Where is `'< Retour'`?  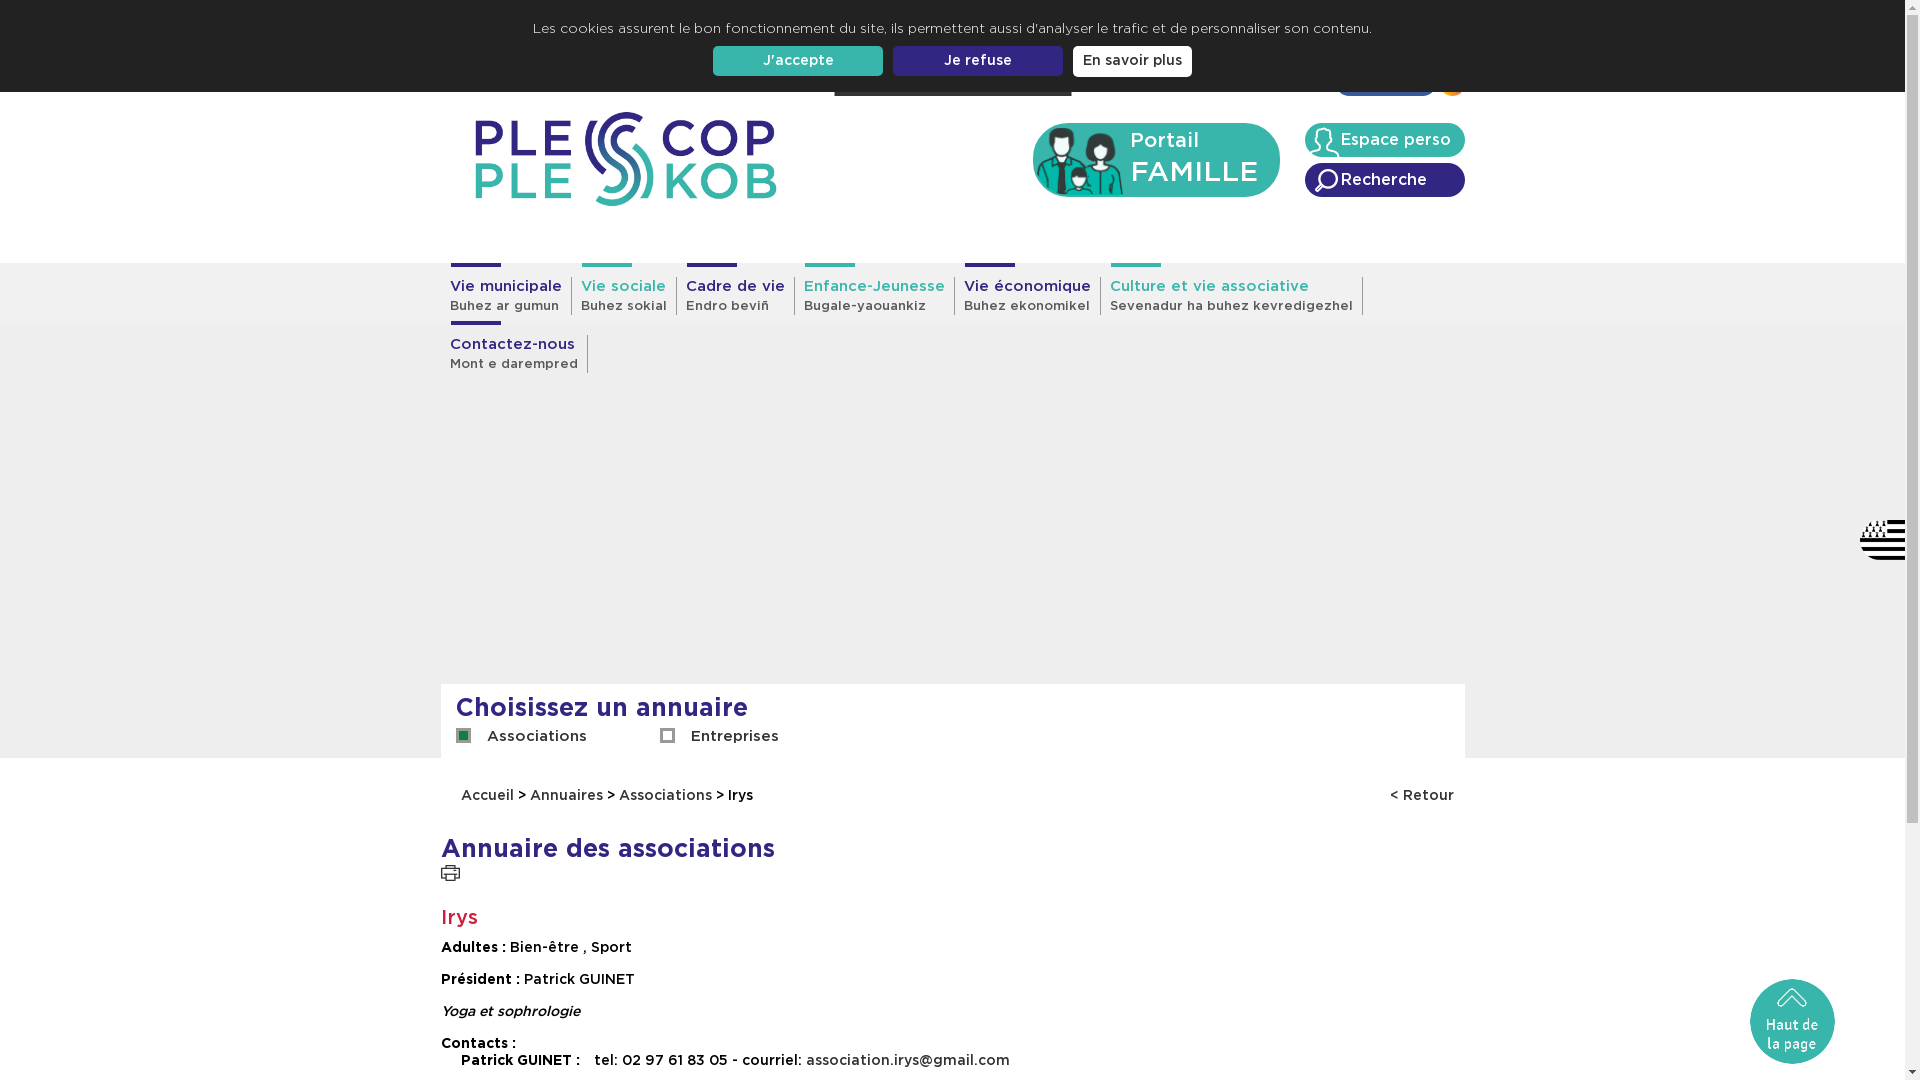 '< Retour' is located at coordinates (1420, 795).